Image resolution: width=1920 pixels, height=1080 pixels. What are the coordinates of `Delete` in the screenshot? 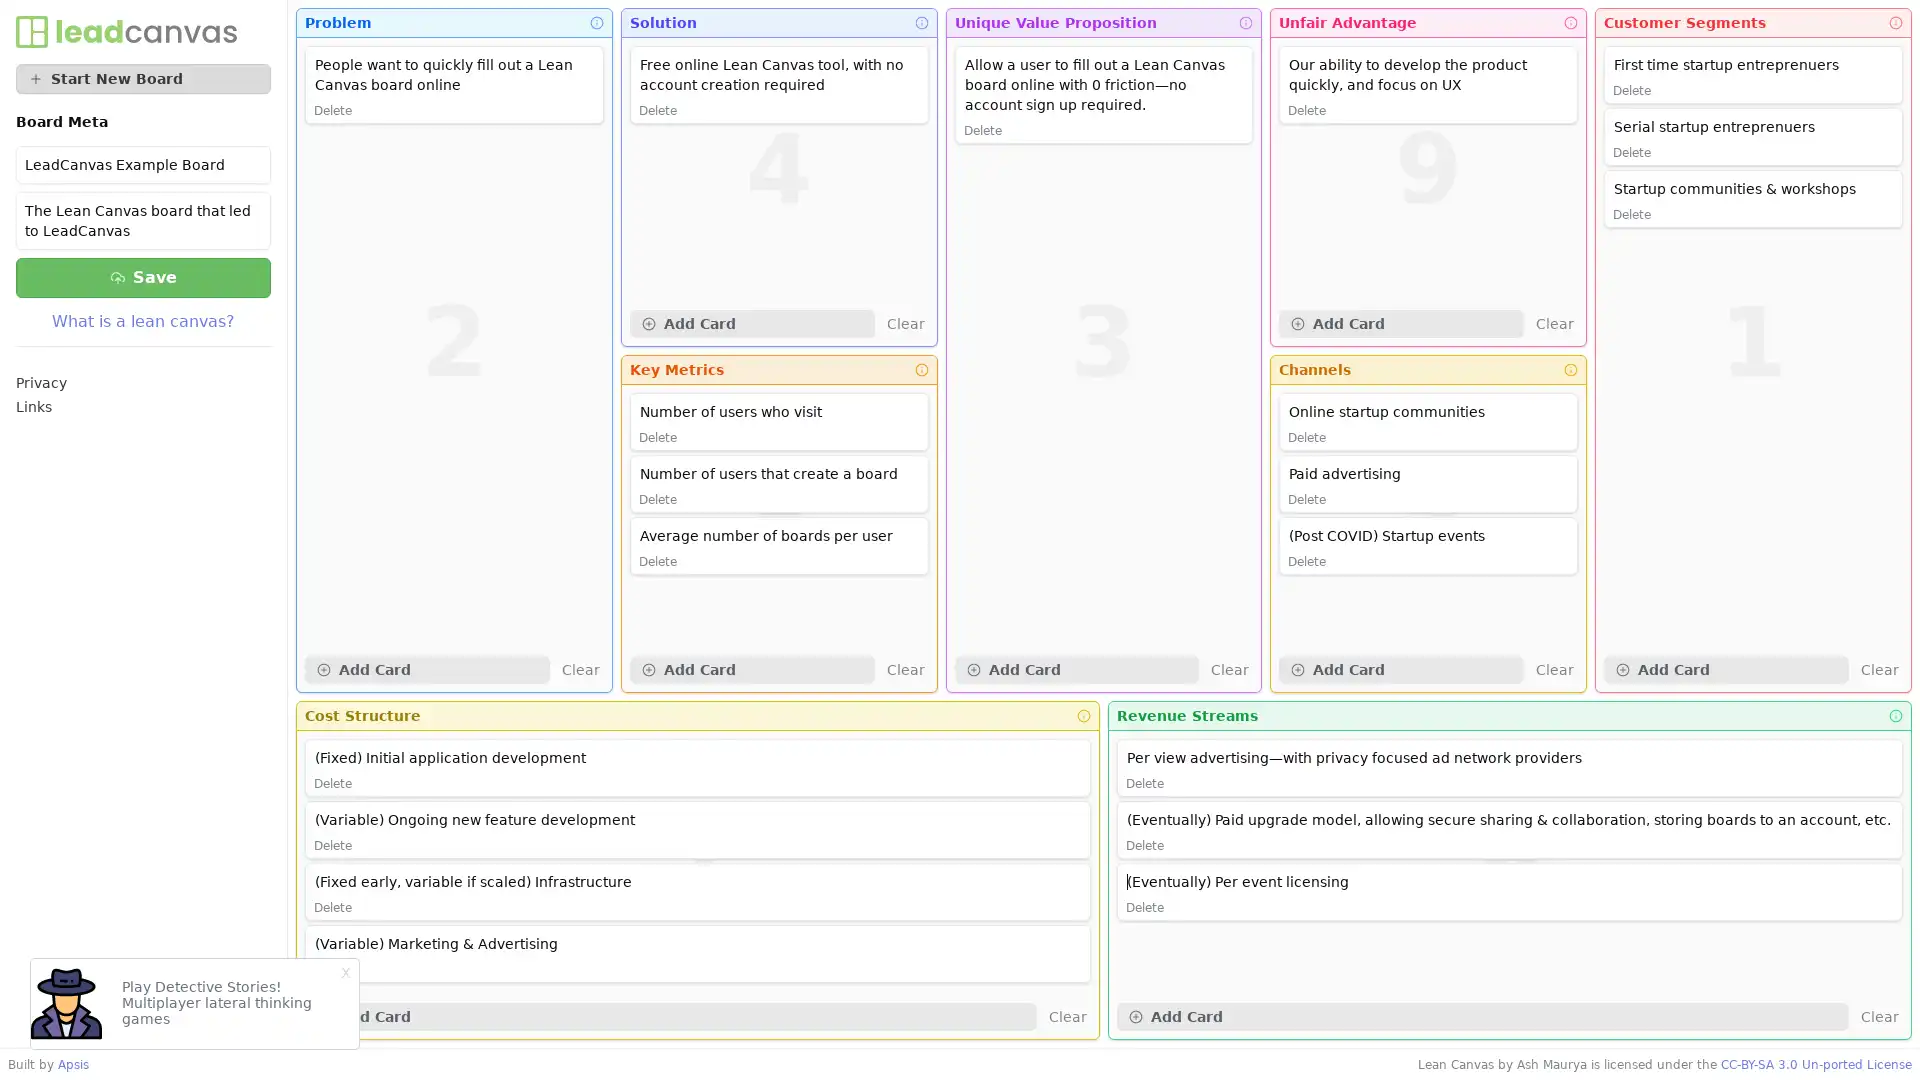 It's located at (1632, 91).